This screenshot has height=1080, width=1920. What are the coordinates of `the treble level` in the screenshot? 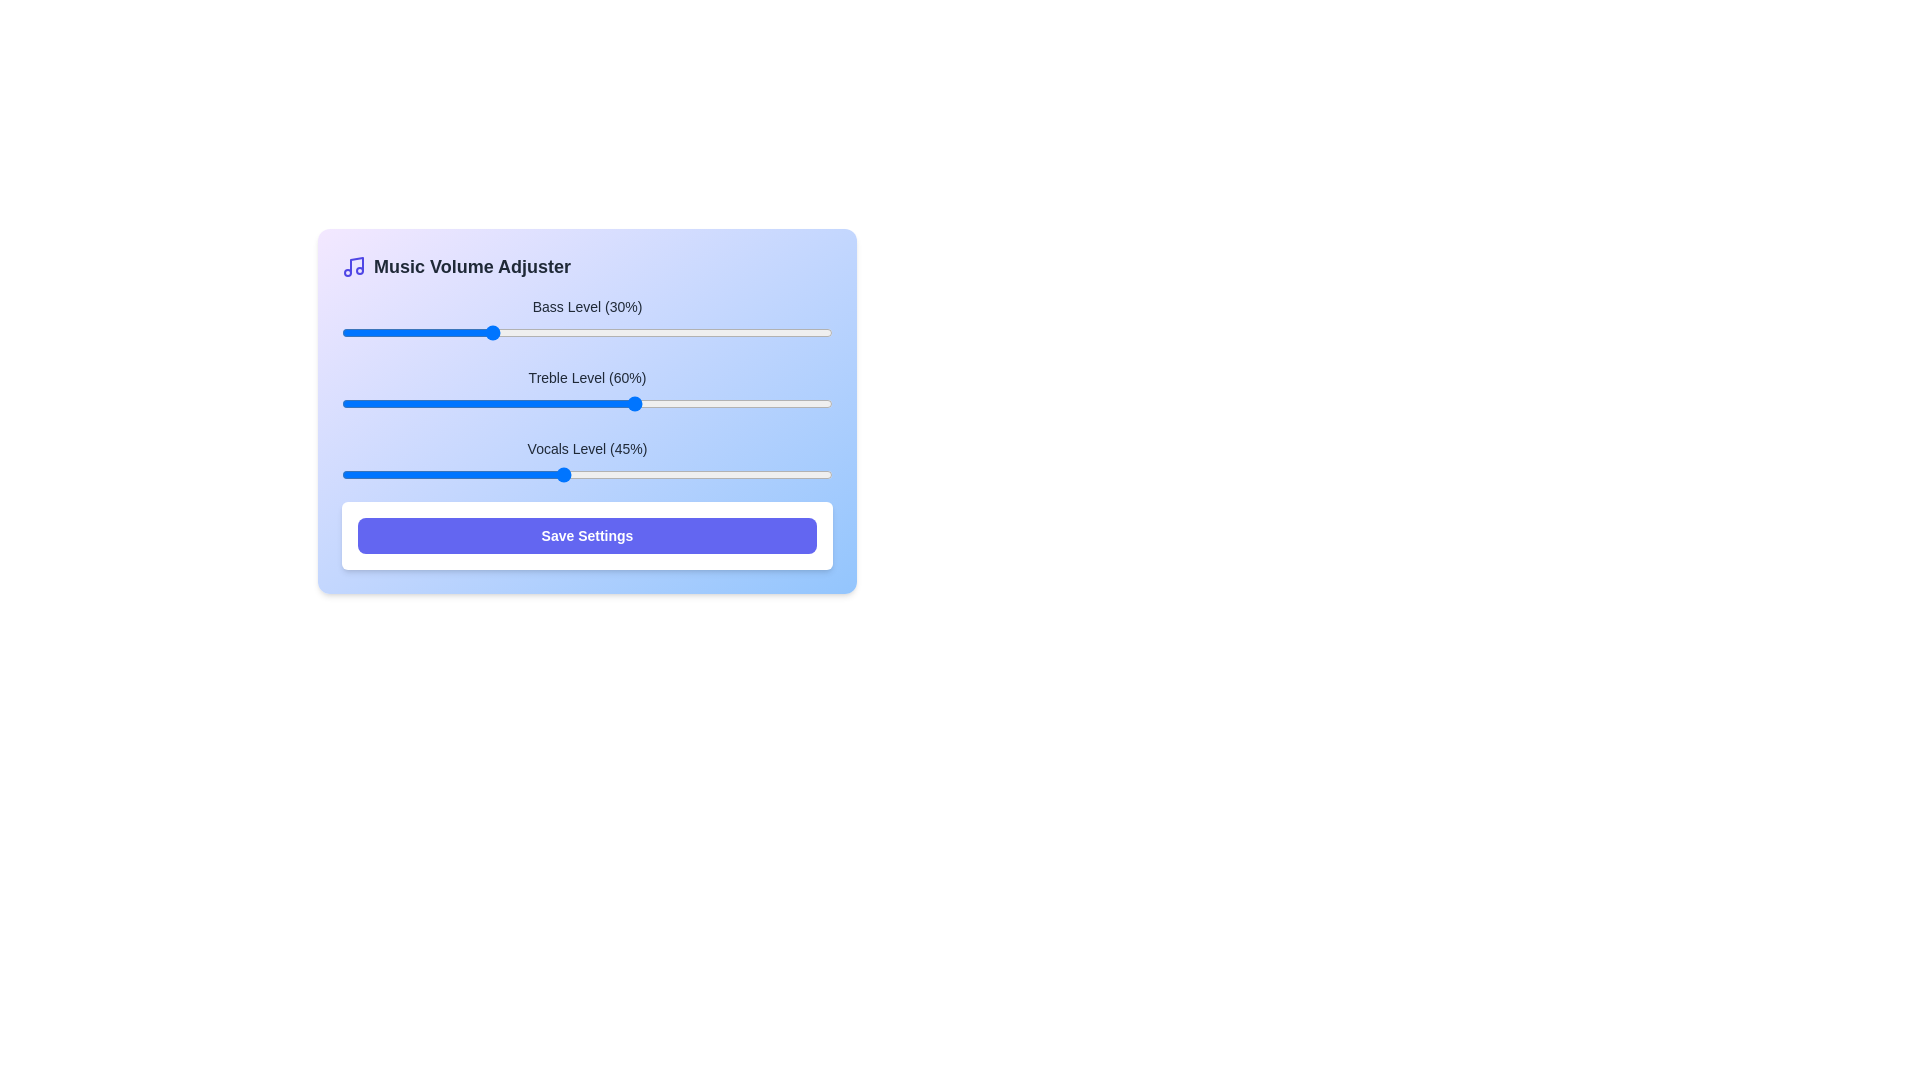 It's located at (414, 404).